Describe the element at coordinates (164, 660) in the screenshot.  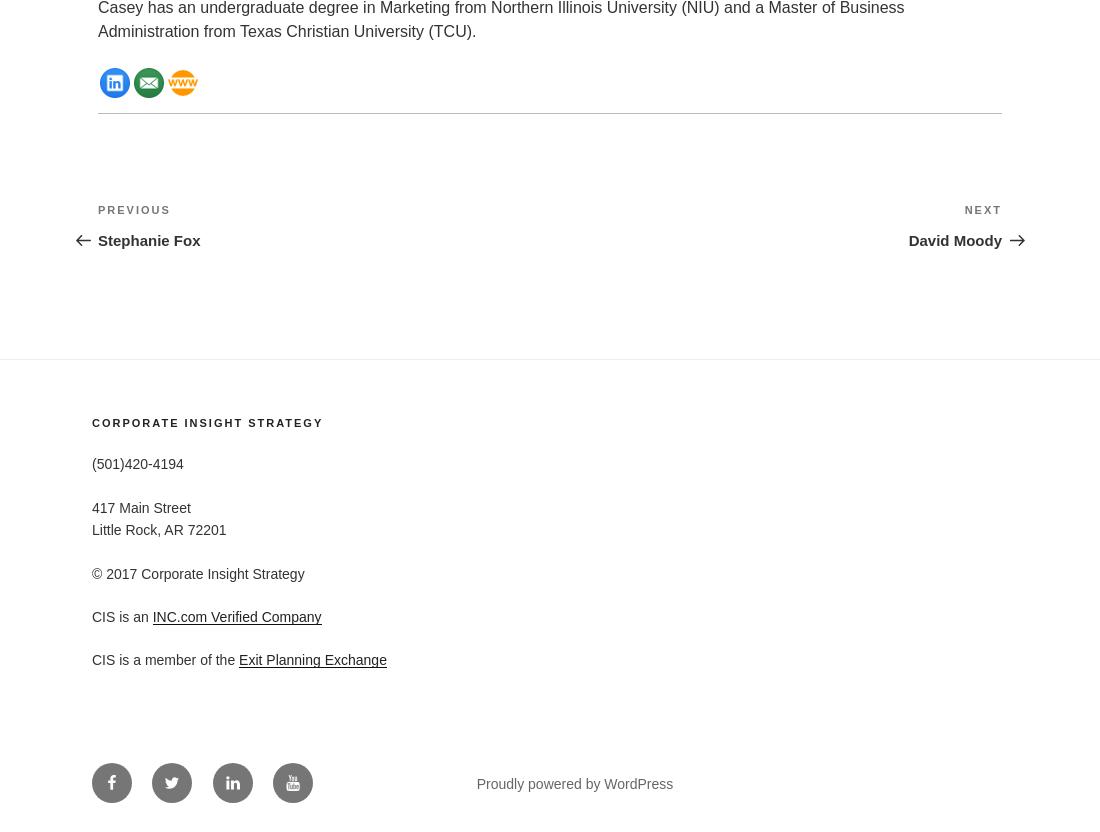
I see `'CIS is a member of the'` at that location.